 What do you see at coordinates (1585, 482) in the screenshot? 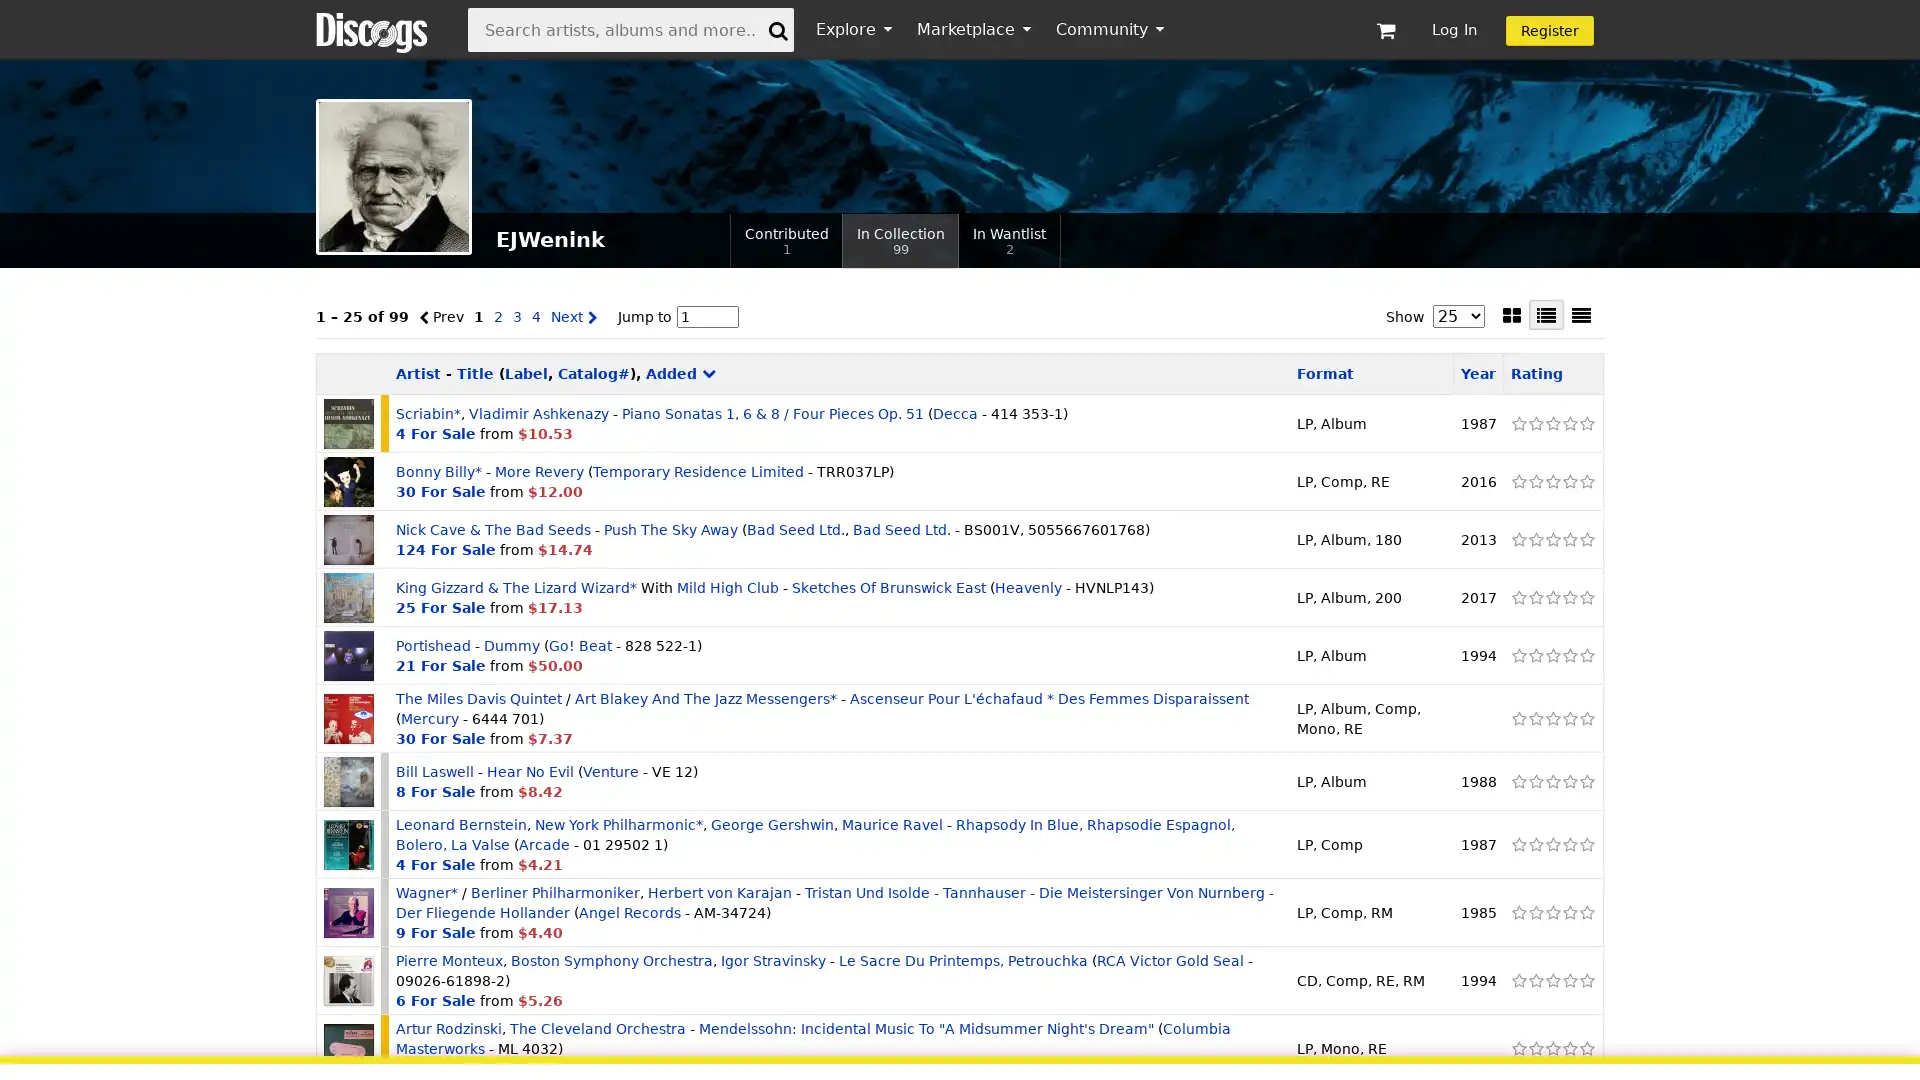
I see `Rate this release 5 stars.` at bounding box center [1585, 482].